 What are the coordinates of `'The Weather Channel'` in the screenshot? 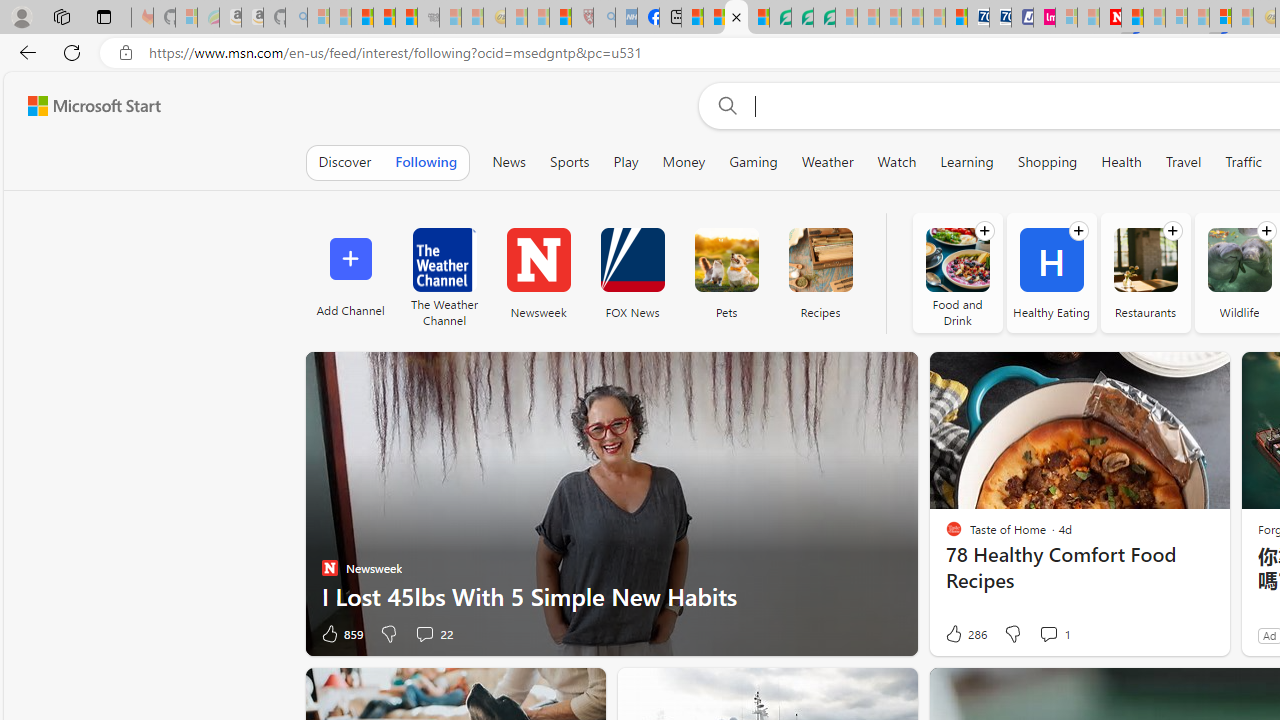 It's located at (443, 272).